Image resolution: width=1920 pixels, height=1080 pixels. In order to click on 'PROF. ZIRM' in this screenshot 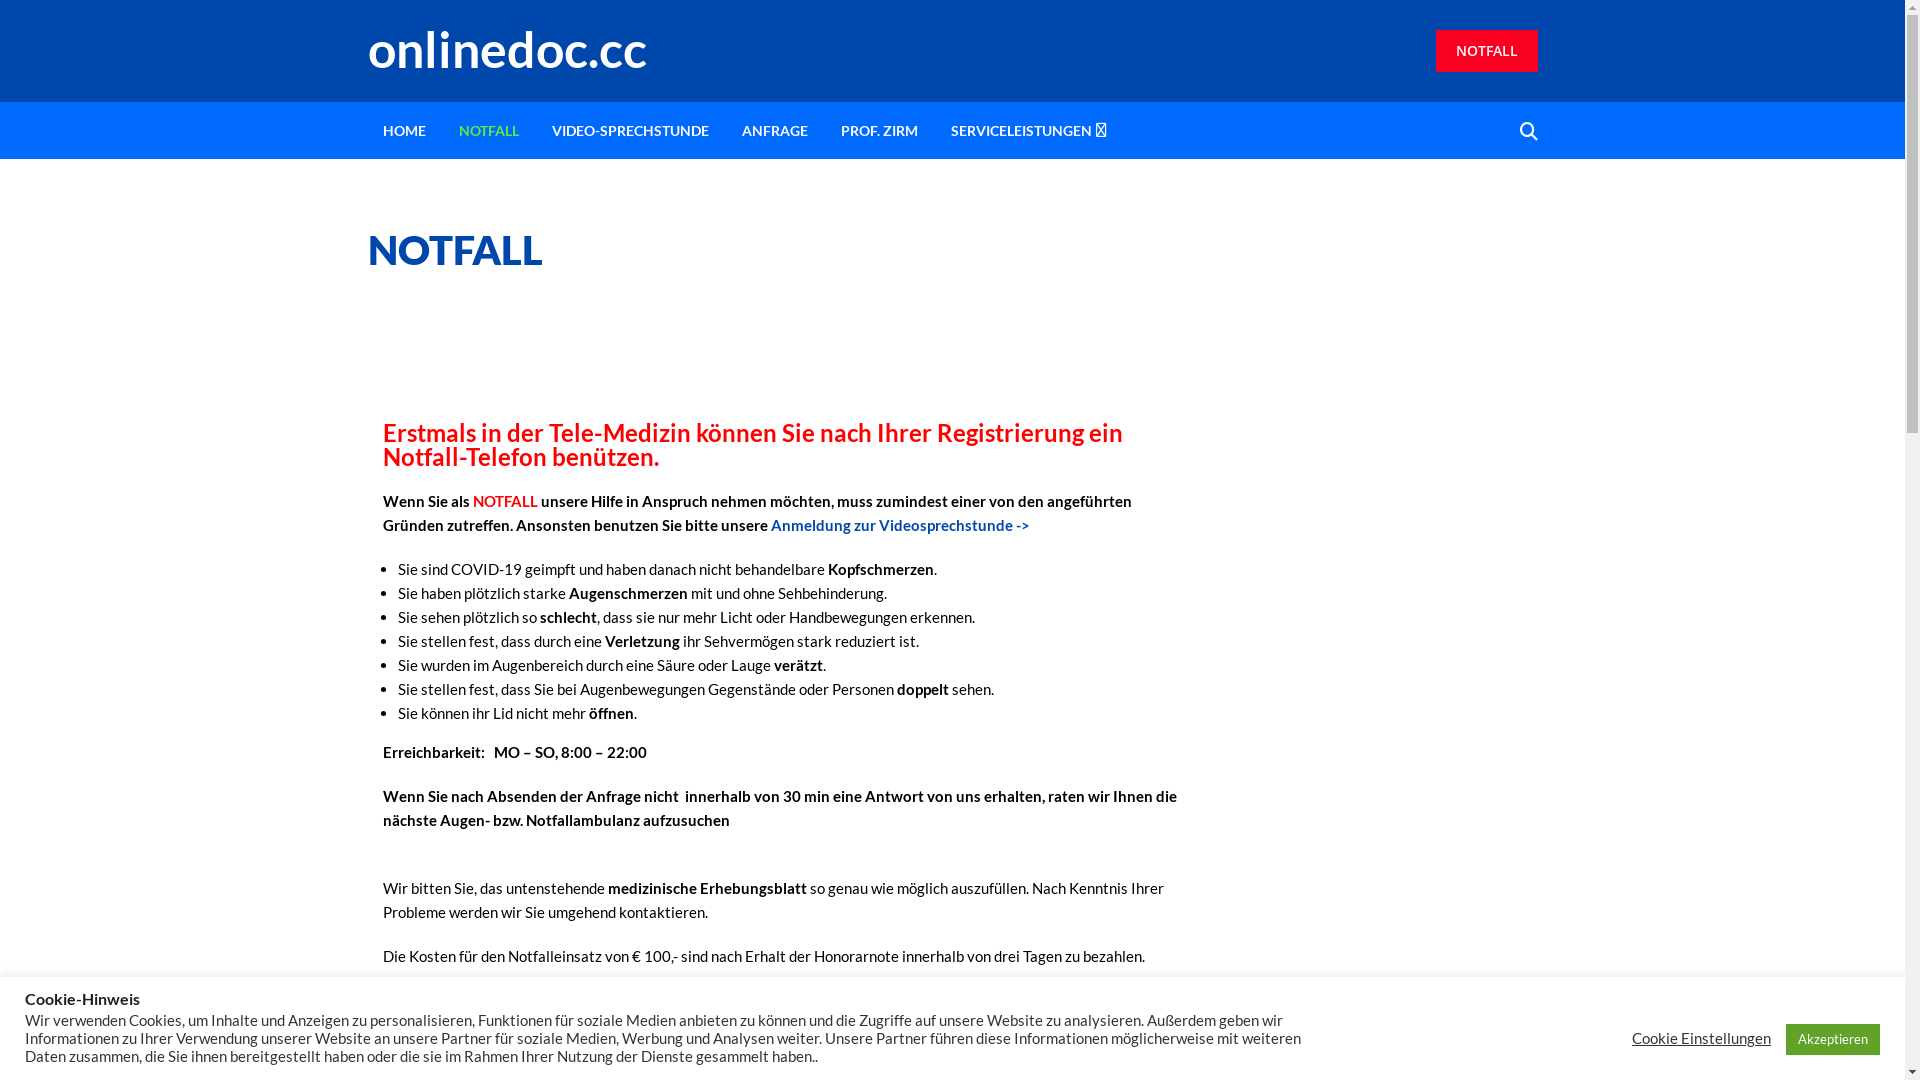, I will do `click(825, 130)`.